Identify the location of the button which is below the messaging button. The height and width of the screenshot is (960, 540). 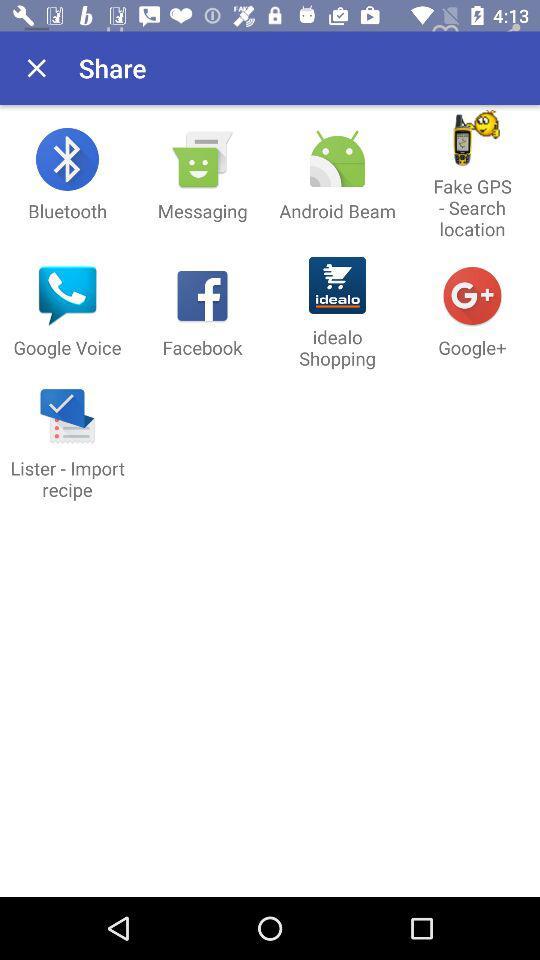
(202, 312).